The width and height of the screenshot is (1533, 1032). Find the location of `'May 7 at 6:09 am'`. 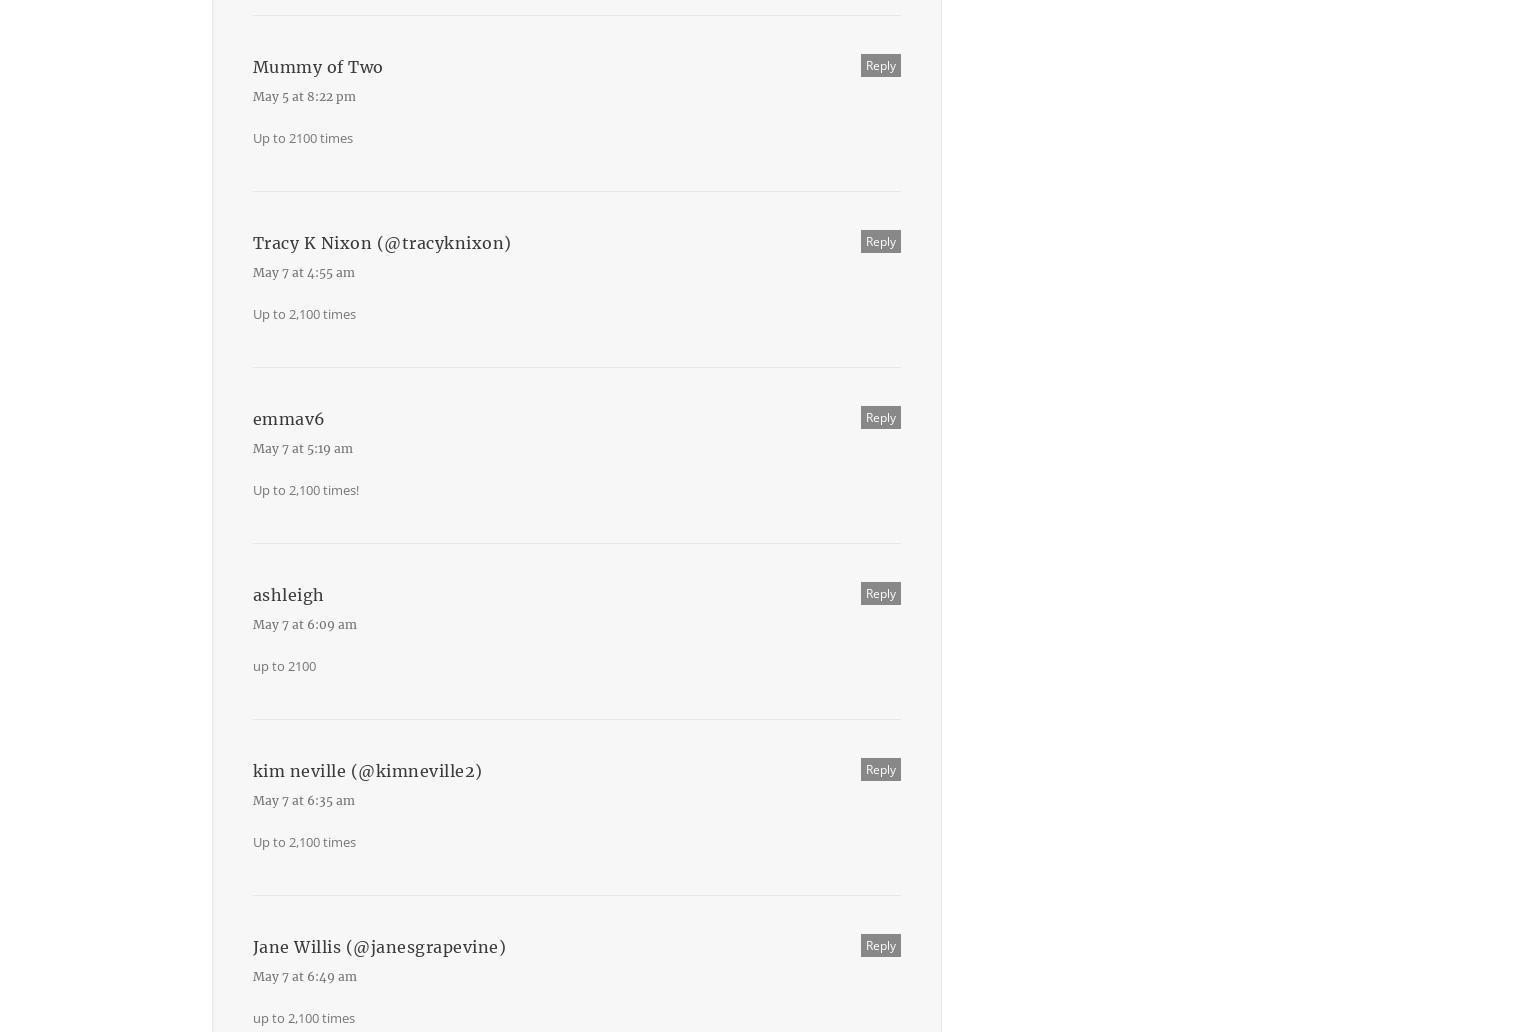

'May 7 at 6:09 am' is located at coordinates (303, 624).